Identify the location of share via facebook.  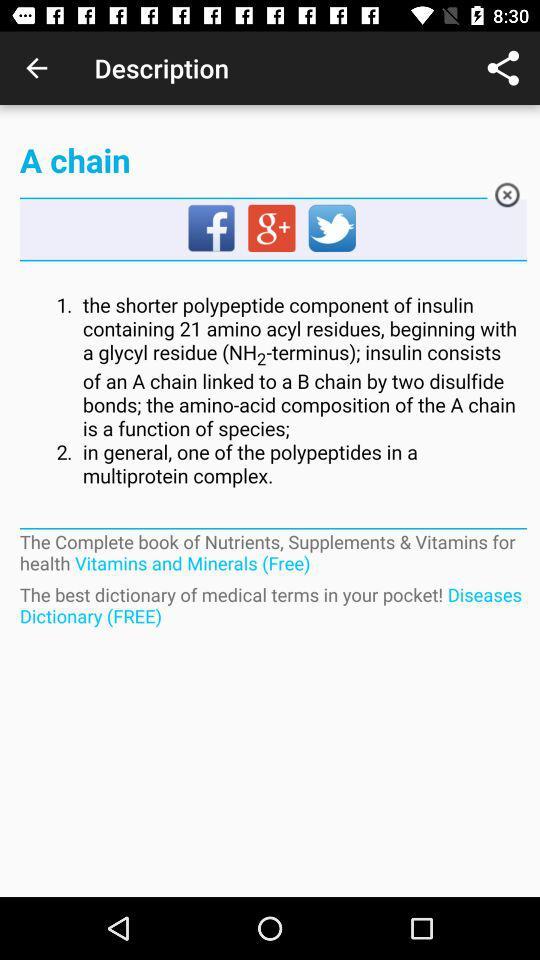
(211, 229).